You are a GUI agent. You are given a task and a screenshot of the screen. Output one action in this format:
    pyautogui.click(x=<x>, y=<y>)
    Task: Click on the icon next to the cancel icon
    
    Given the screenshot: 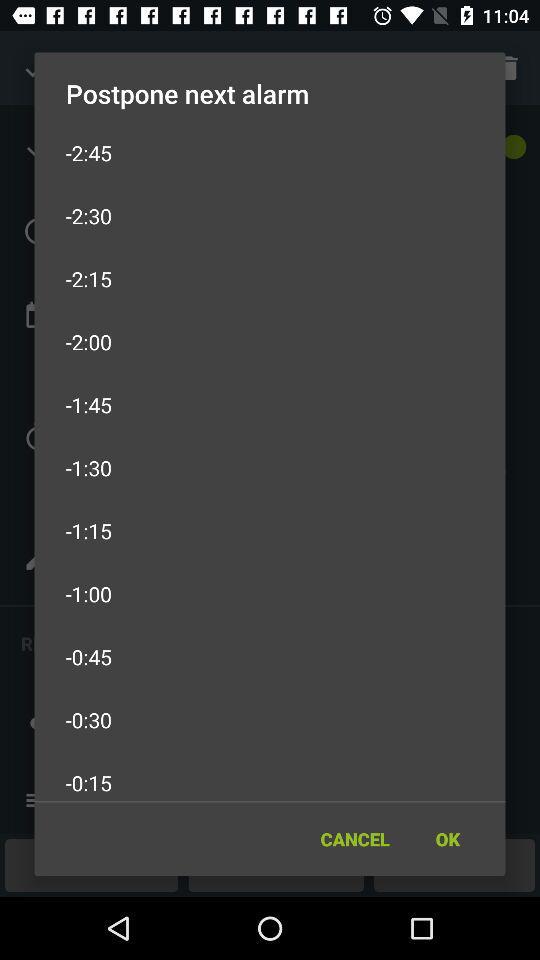 What is the action you would take?
    pyautogui.click(x=447, y=839)
    